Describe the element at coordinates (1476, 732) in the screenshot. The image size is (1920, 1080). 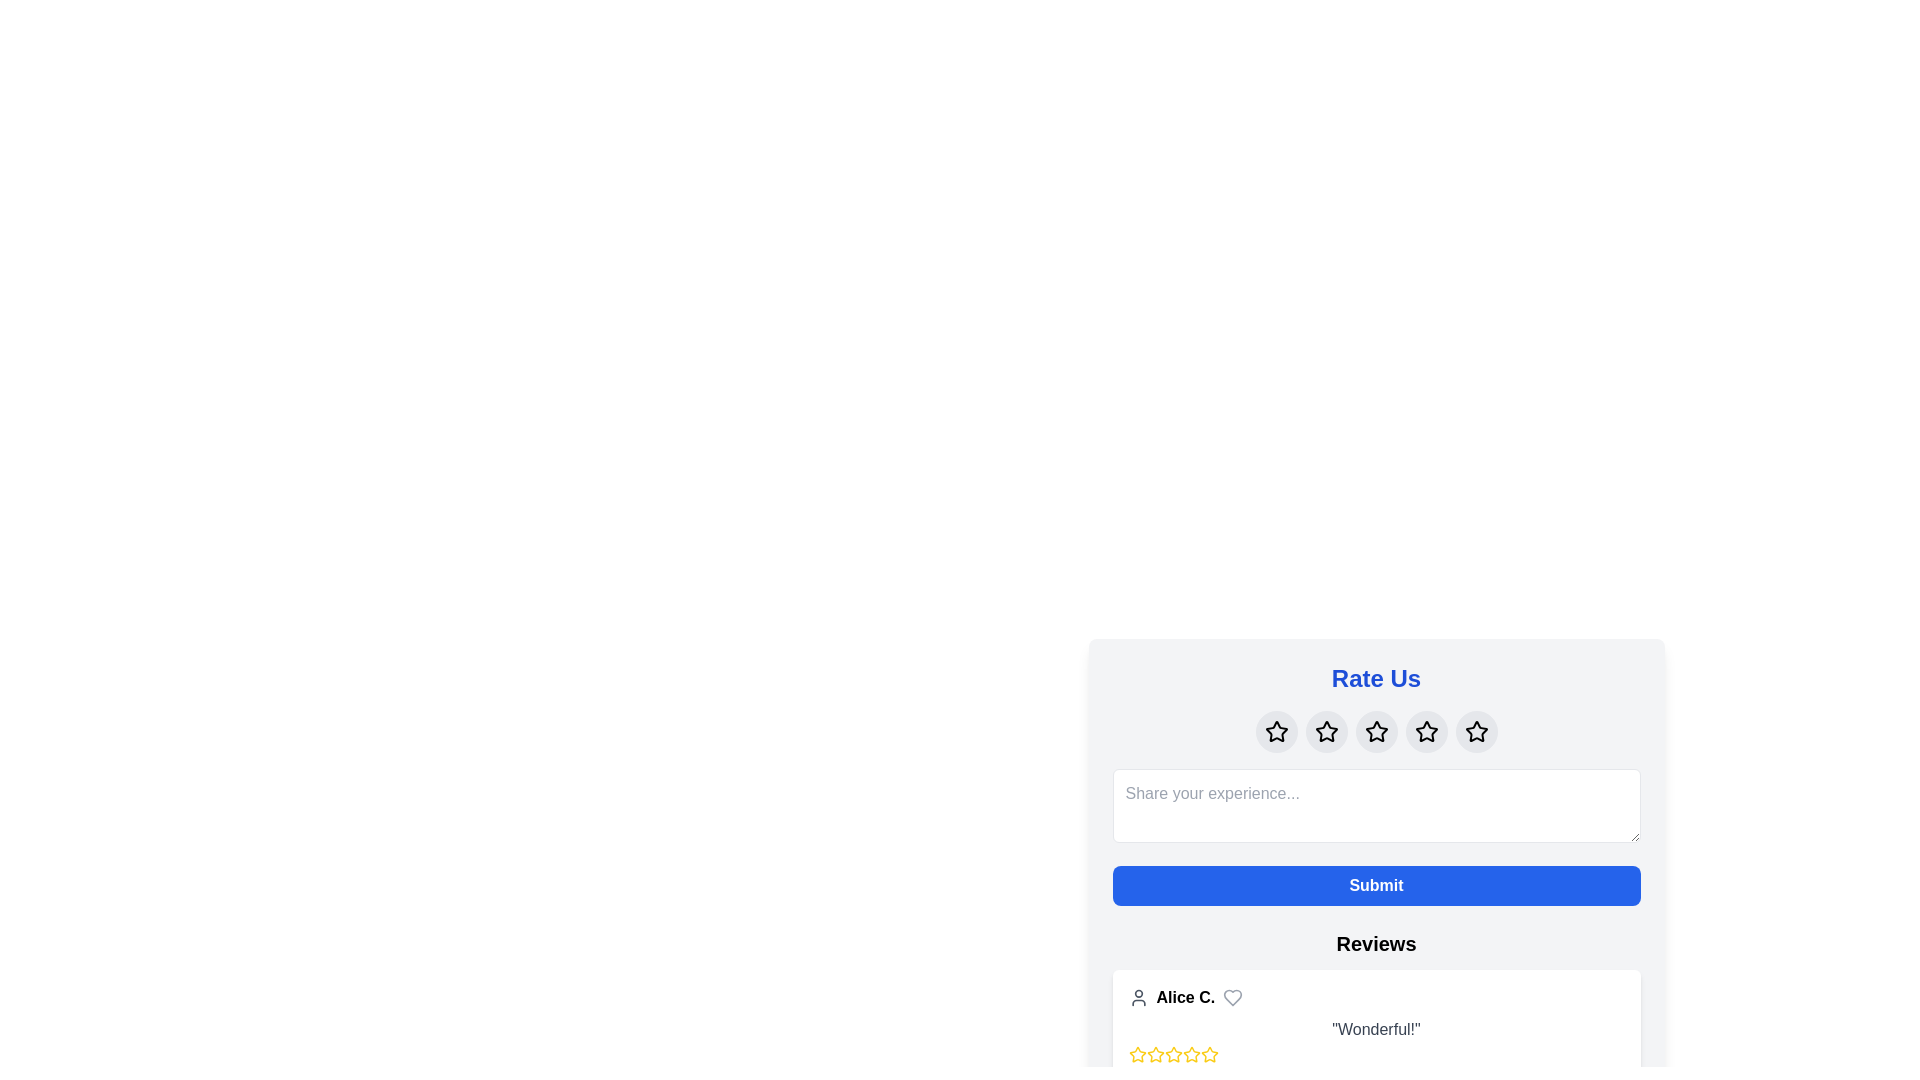
I see `the fifth star icon enclosed in a button under the 'Rate Us' heading` at that location.